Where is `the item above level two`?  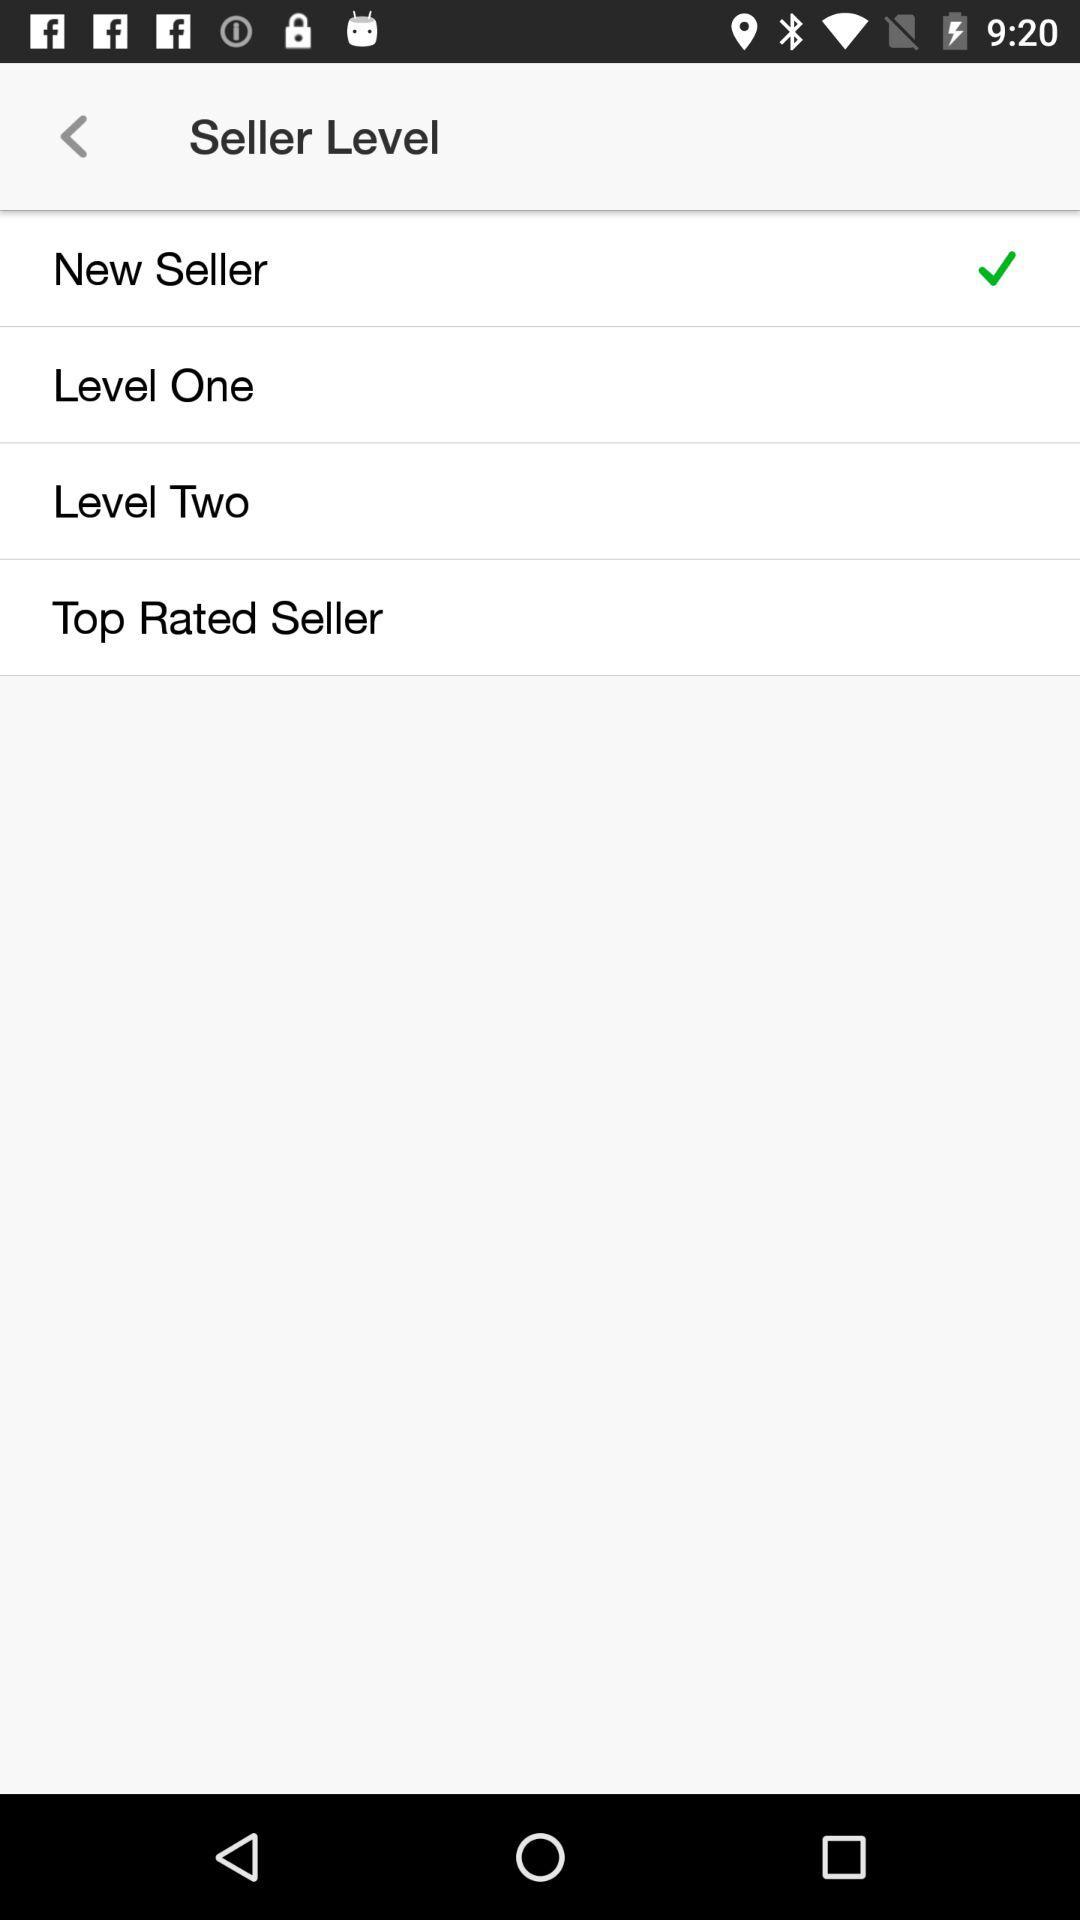
the item above level two is located at coordinates (472, 384).